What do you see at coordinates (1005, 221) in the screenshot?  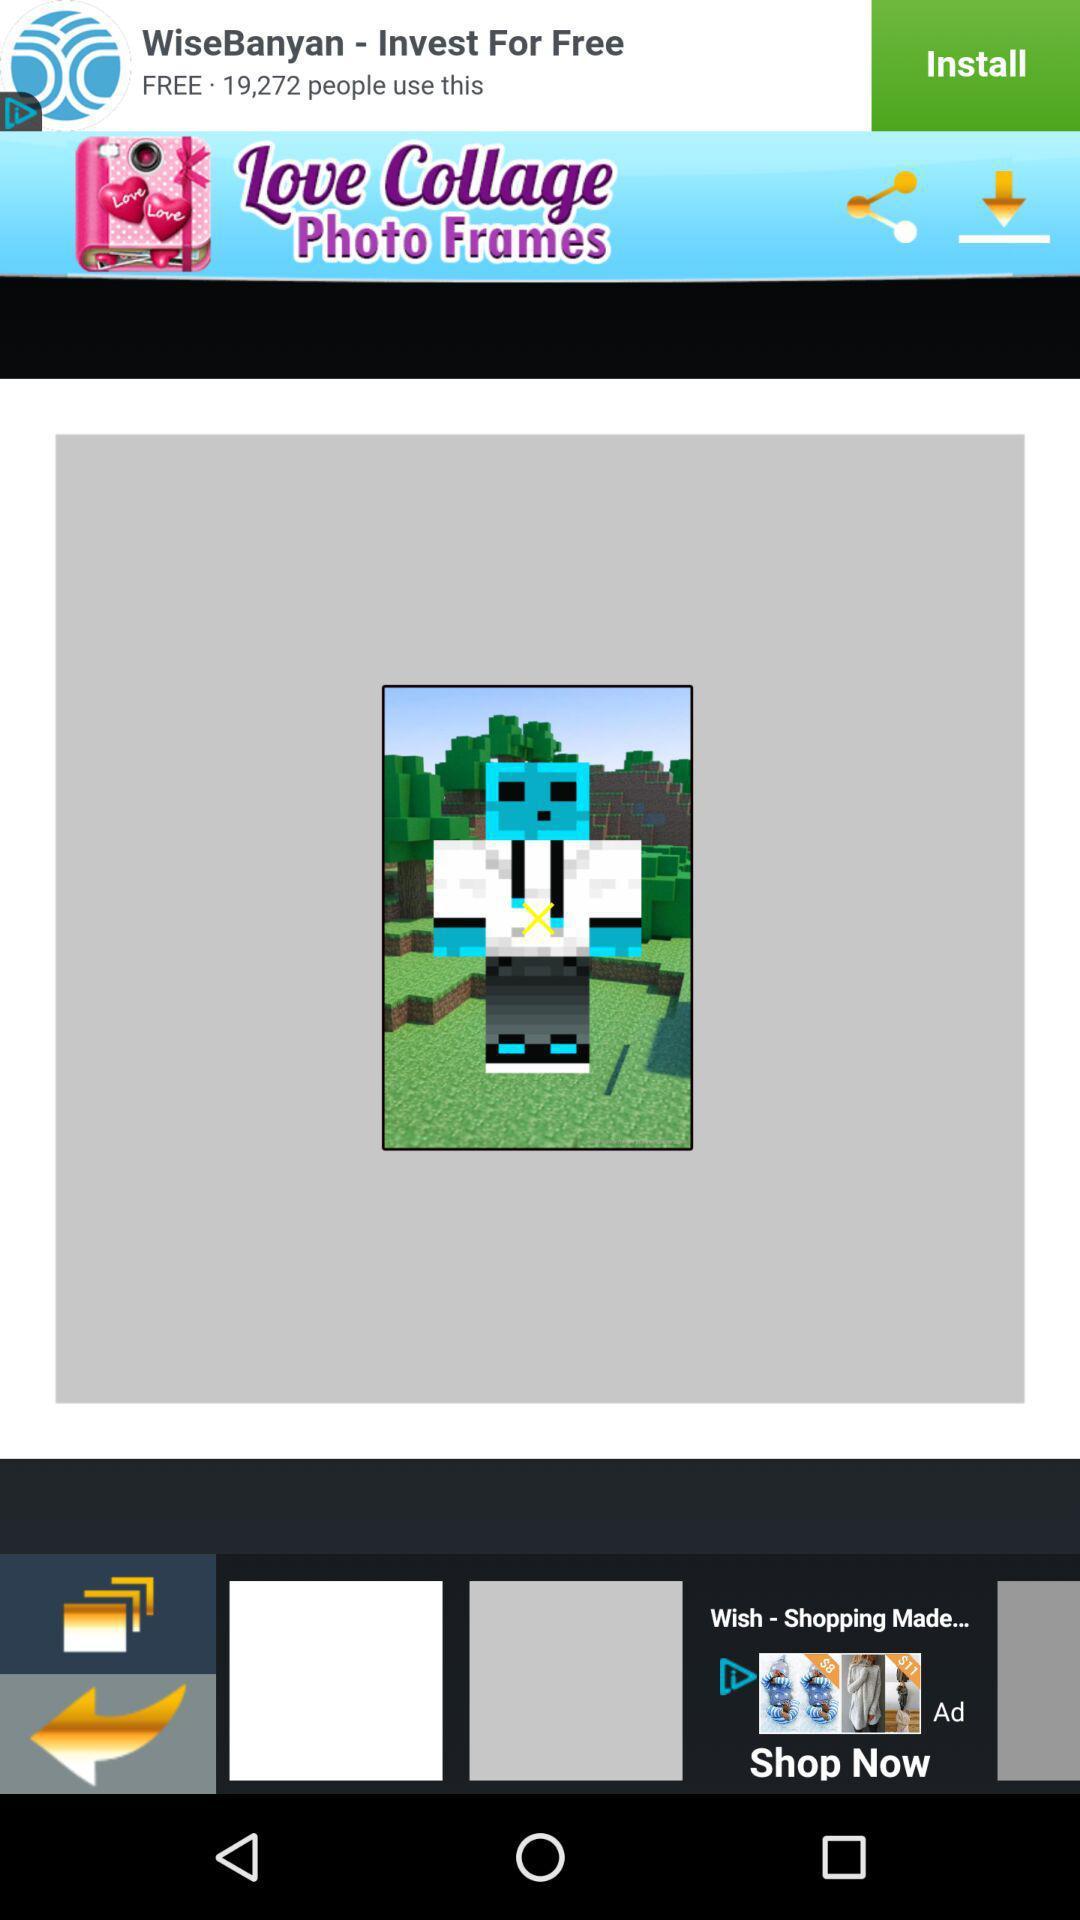 I see `the file_download icon` at bounding box center [1005, 221].